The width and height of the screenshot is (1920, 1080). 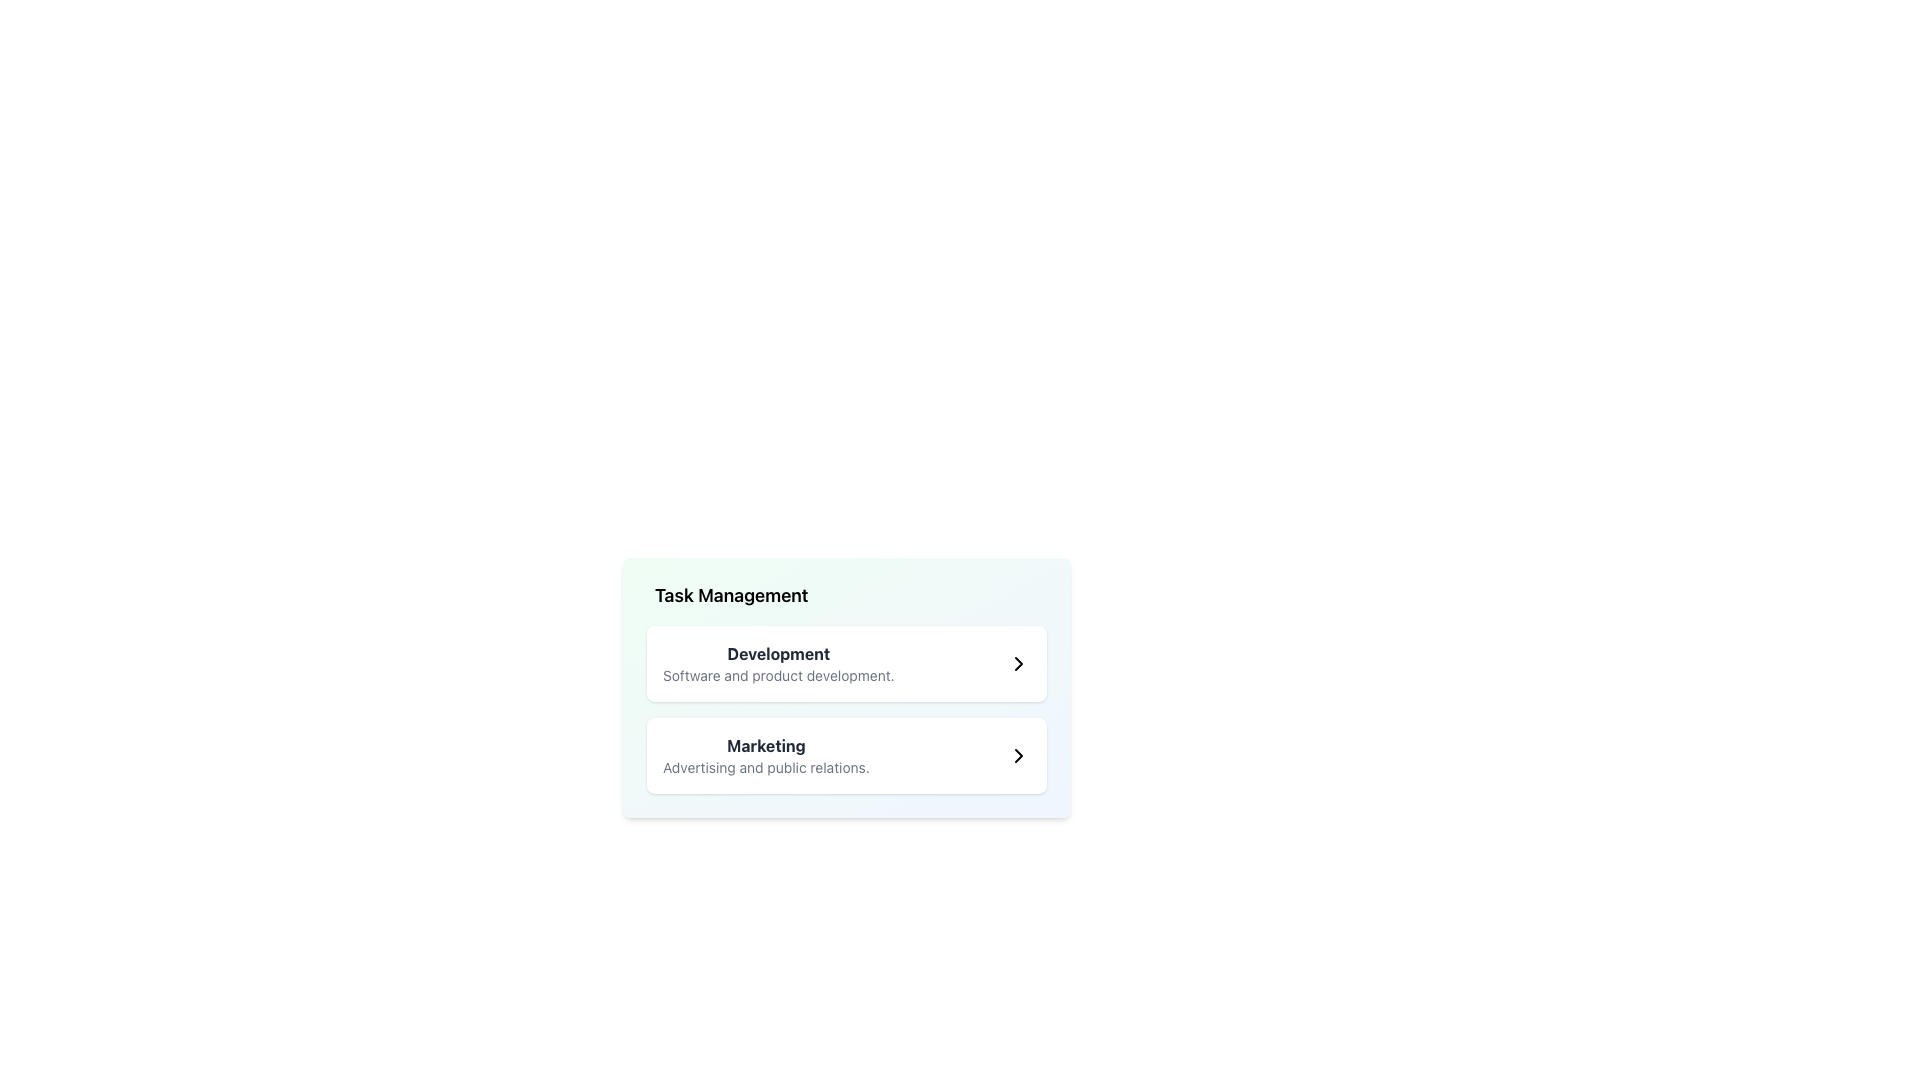 What do you see at coordinates (765, 756) in the screenshot?
I see `the Text display element that describes the category 'Marketing' and its subcategory 'Advertising and public relations' for accessibility` at bounding box center [765, 756].